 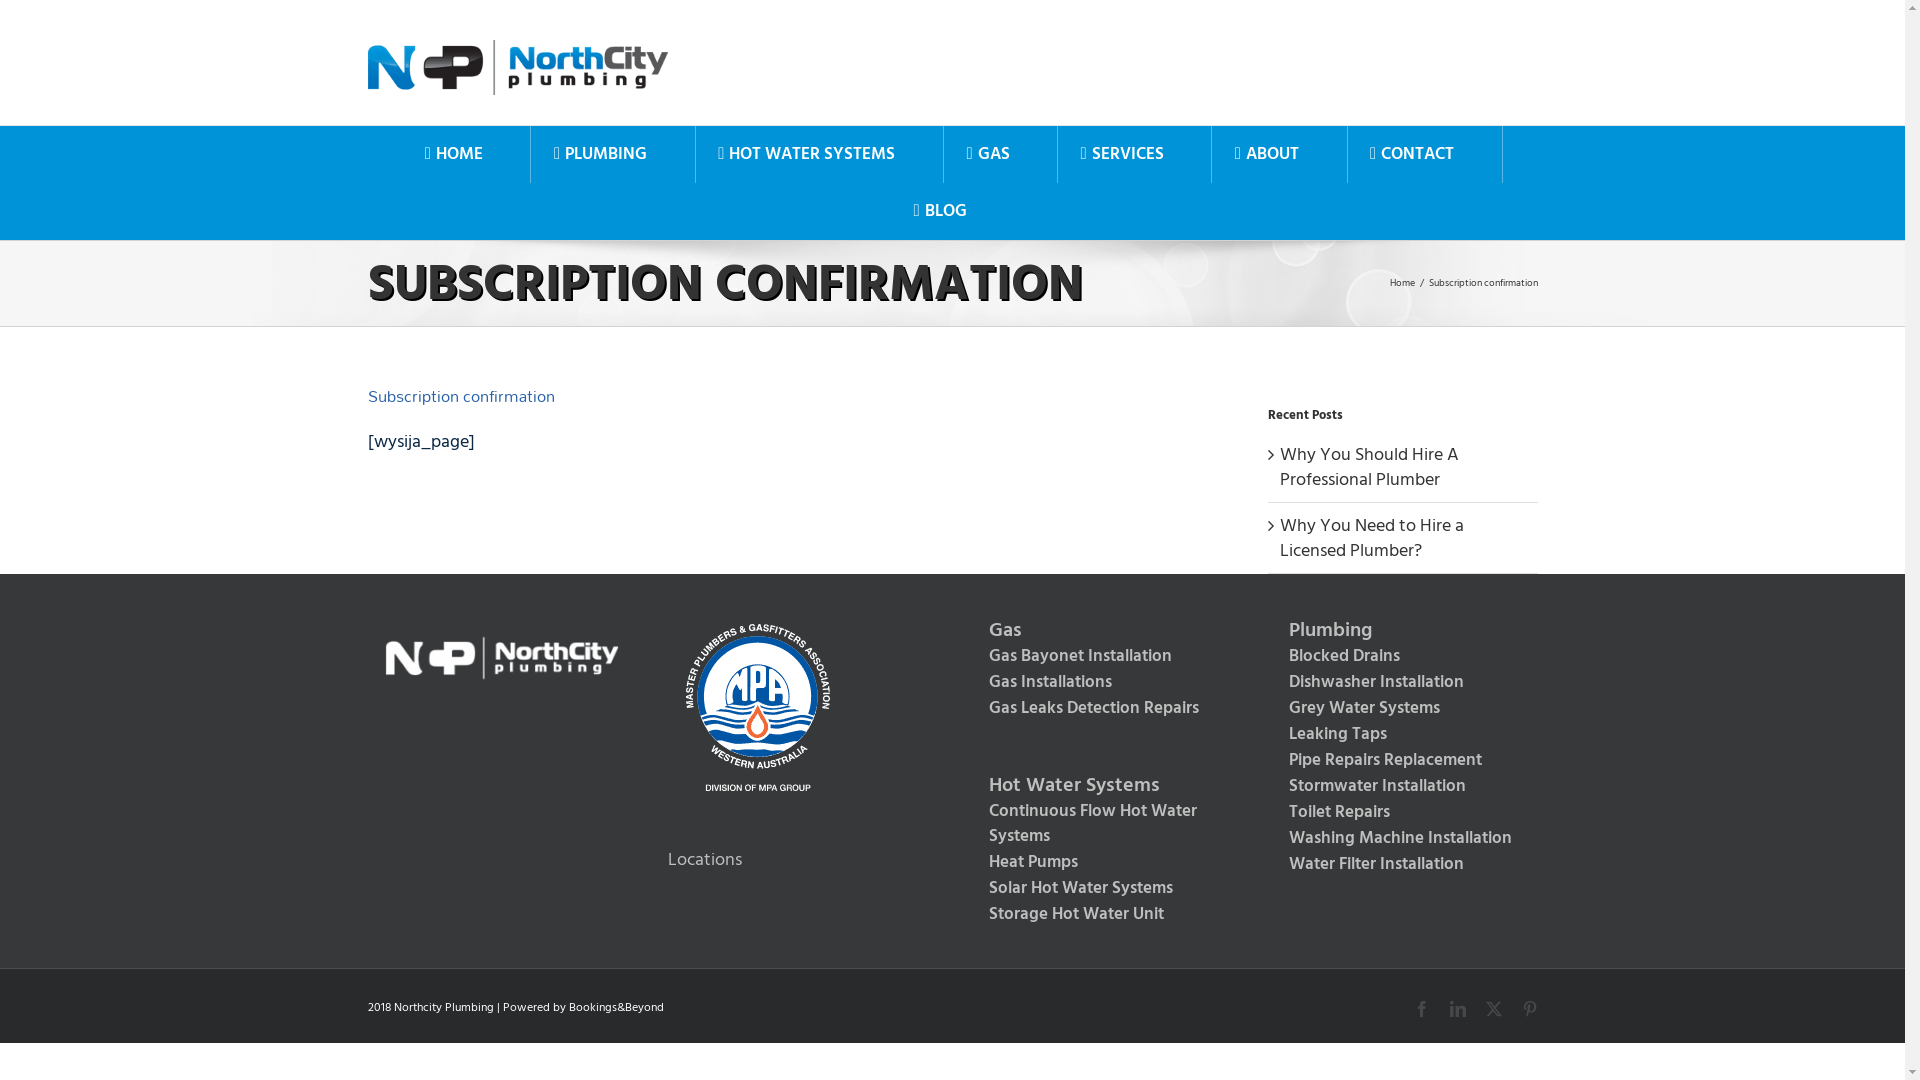 I want to click on 'Pinterest', so click(x=1520, y=1009).